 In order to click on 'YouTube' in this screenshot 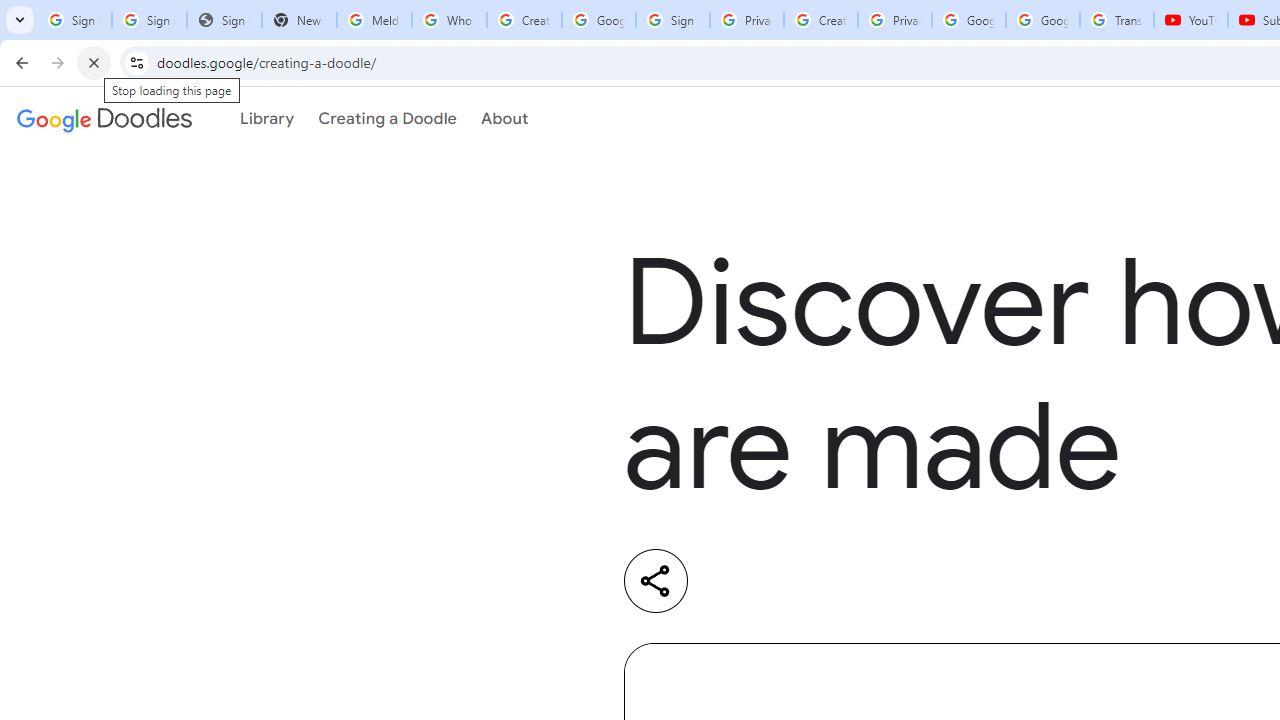, I will do `click(1191, 20)`.